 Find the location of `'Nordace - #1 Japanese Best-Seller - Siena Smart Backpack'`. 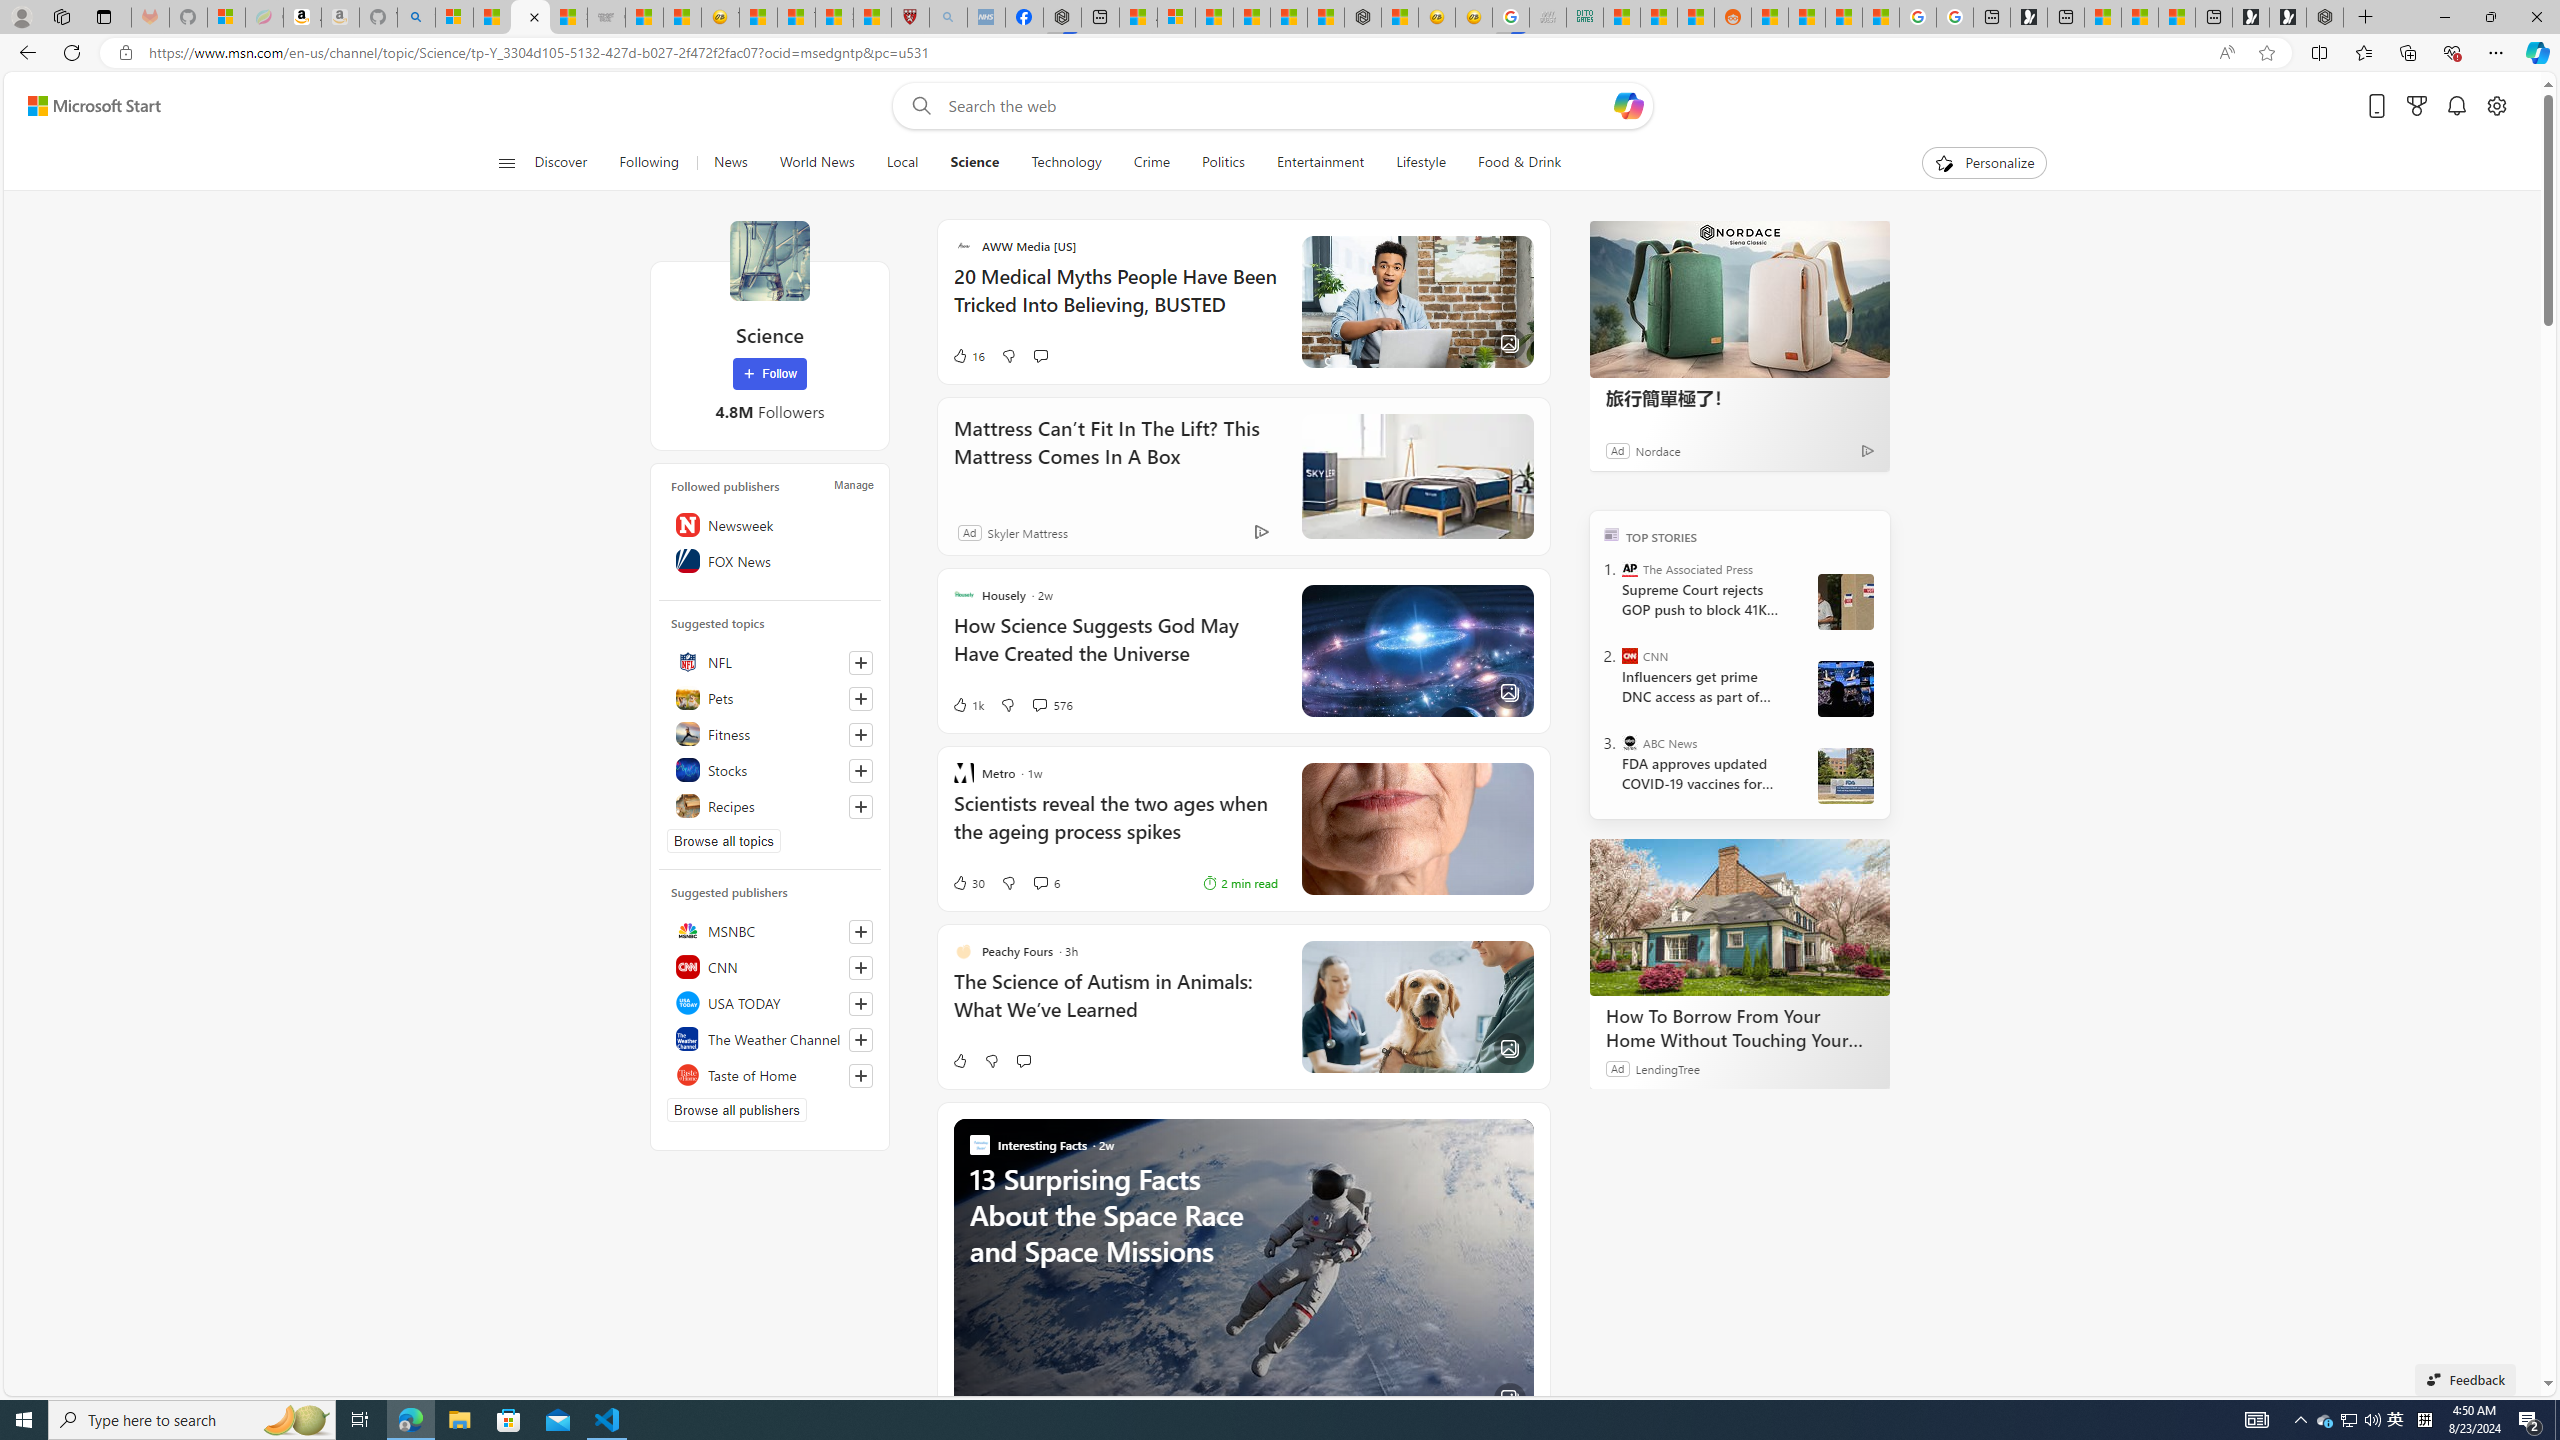

'Nordace - #1 Japanese Best-Seller - Siena Smart Backpack' is located at coordinates (1362, 16).